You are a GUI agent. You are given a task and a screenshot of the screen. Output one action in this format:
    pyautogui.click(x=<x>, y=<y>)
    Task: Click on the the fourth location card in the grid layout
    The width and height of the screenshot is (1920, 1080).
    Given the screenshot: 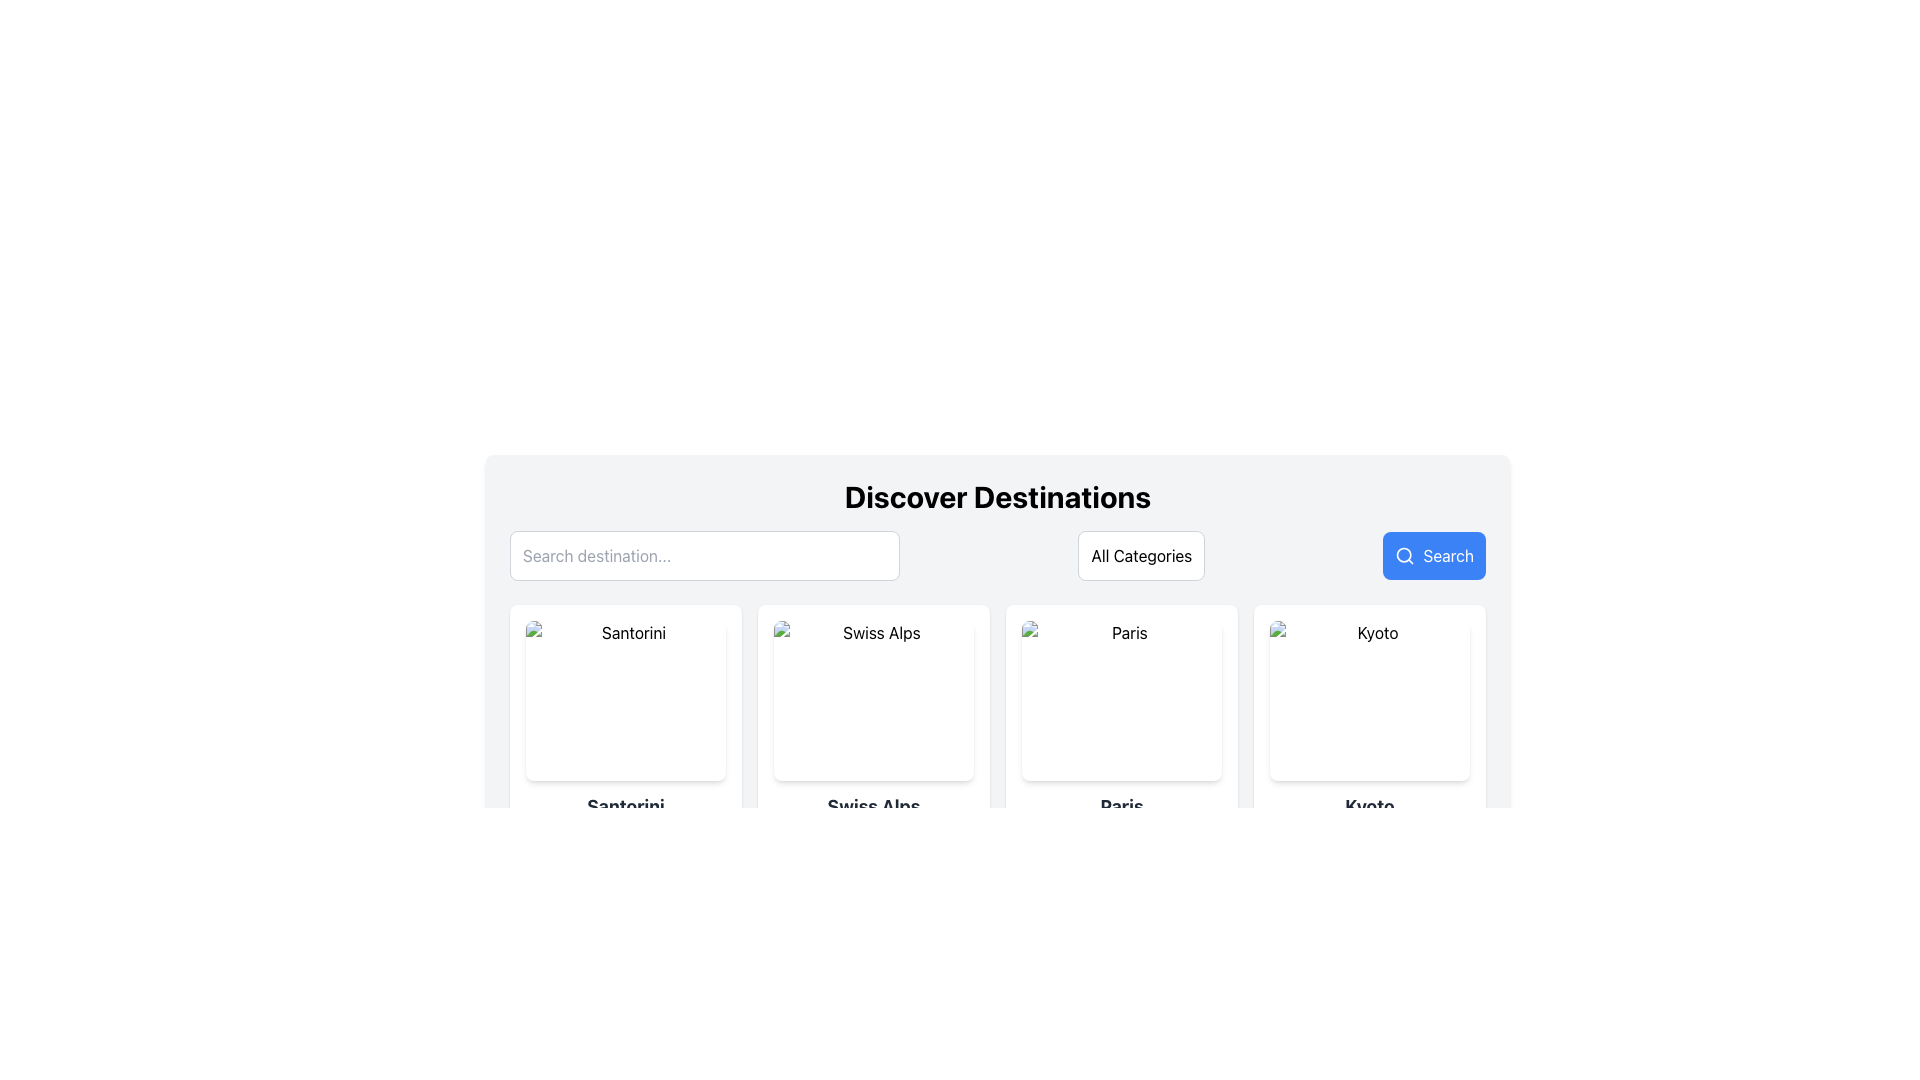 What is the action you would take?
    pyautogui.click(x=1368, y=735)
    